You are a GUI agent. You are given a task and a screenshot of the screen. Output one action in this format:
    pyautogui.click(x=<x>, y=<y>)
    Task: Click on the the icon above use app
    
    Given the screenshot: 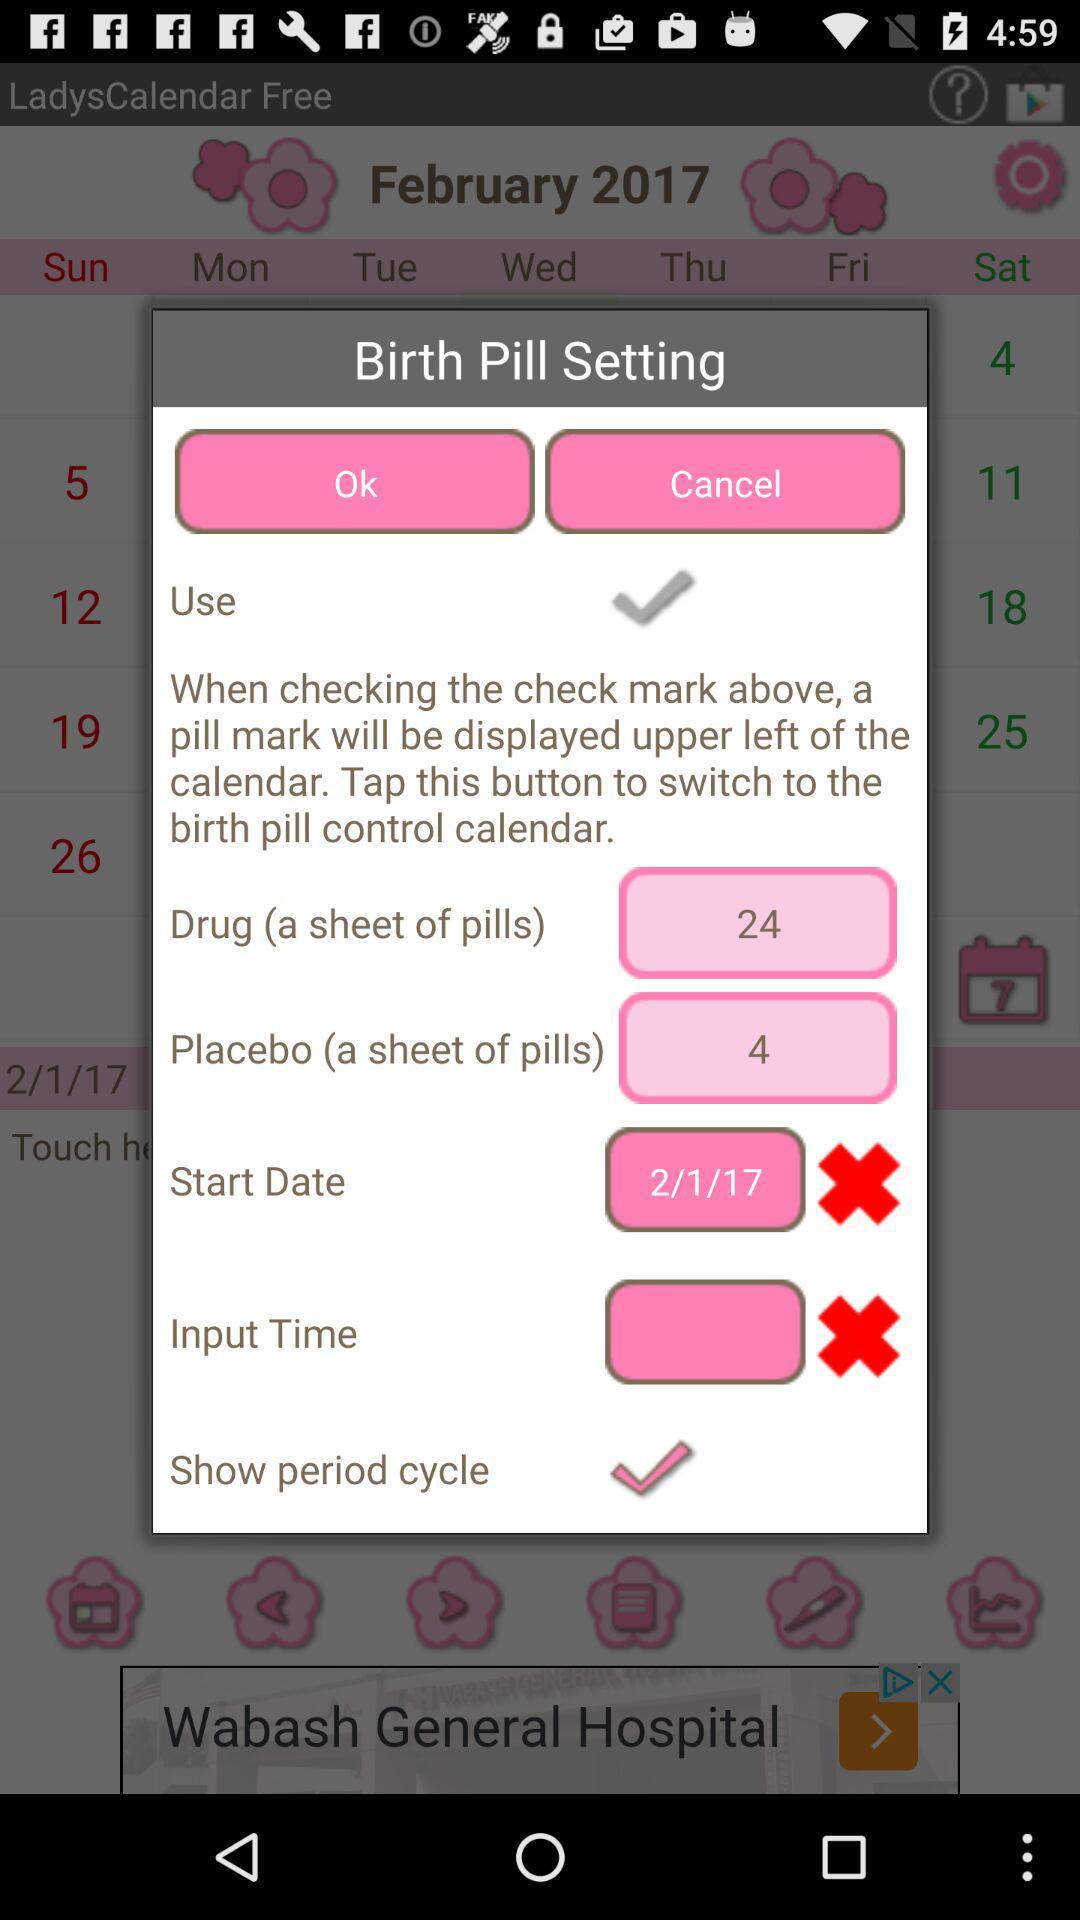 What is the action you would take?
    pyautogui.click(x=353, y=481)
    